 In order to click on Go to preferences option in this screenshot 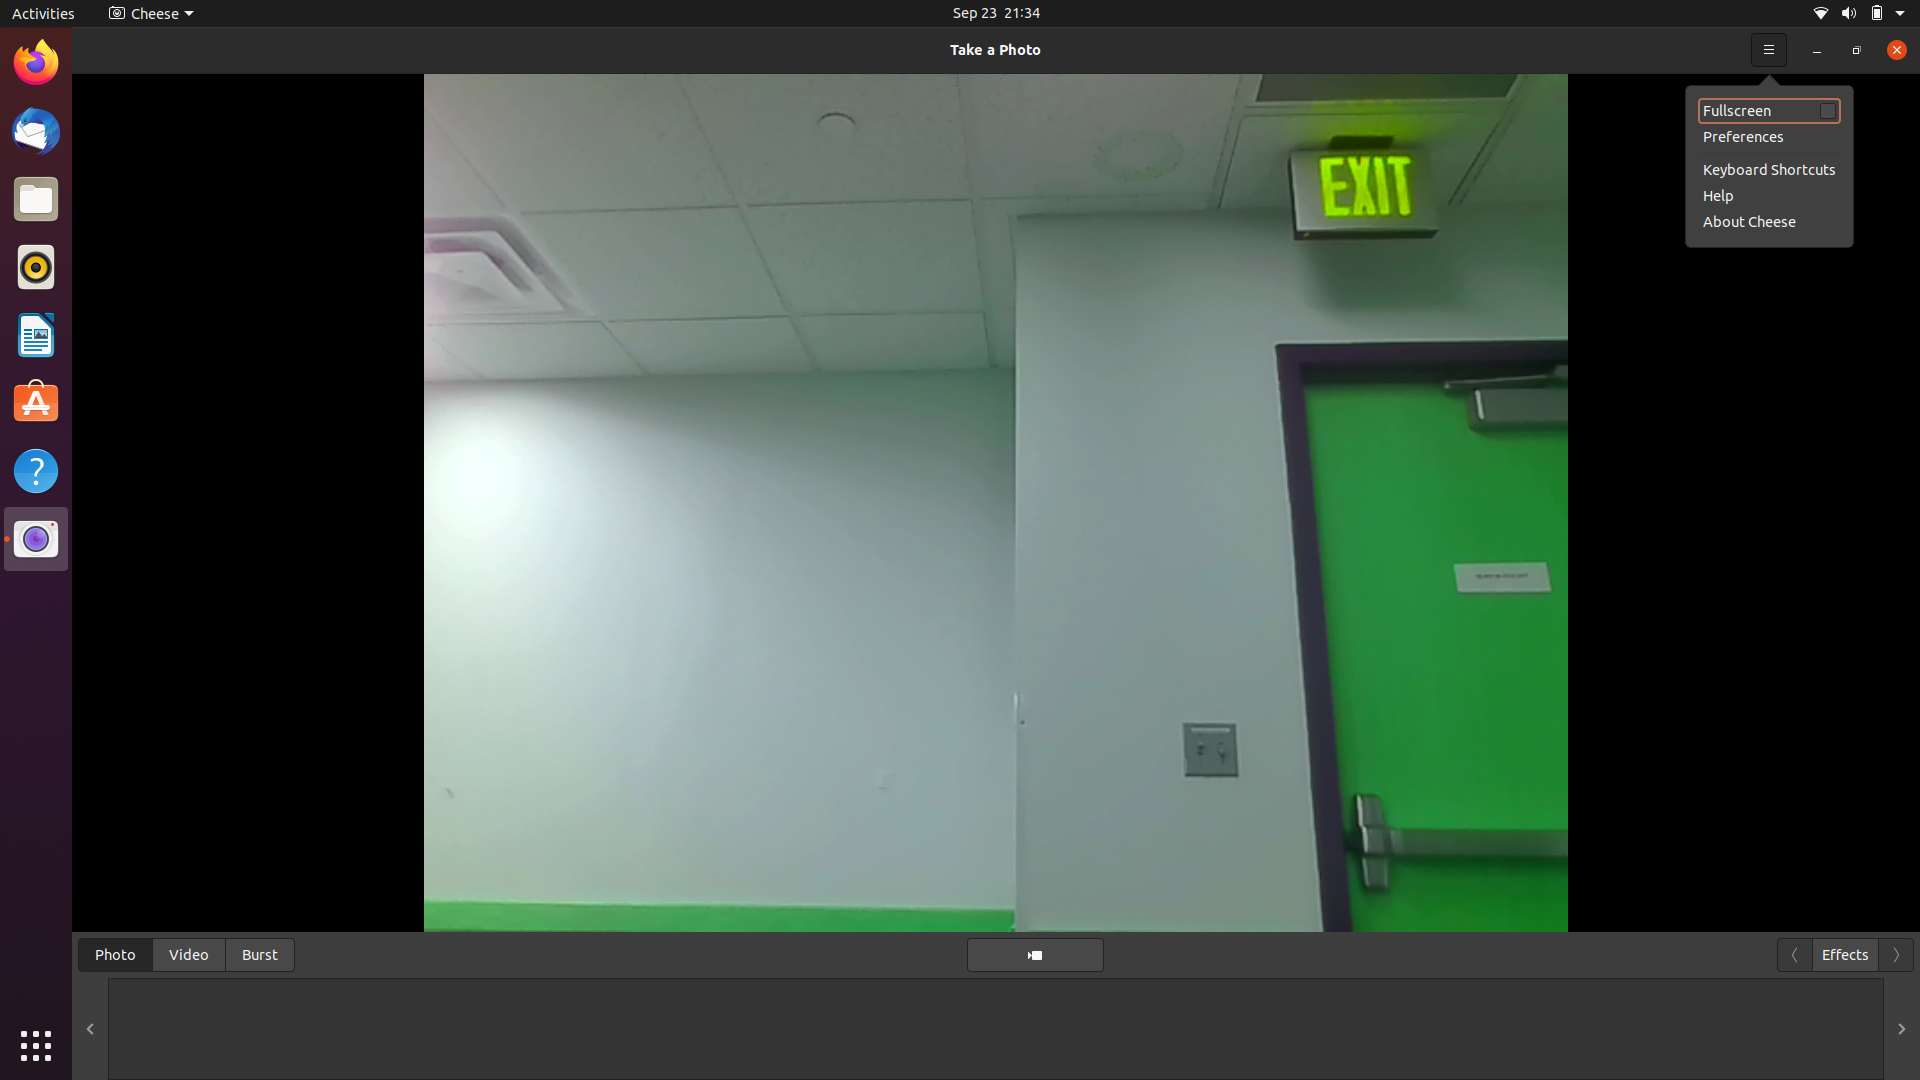, I will do `click(1768, 136)`.